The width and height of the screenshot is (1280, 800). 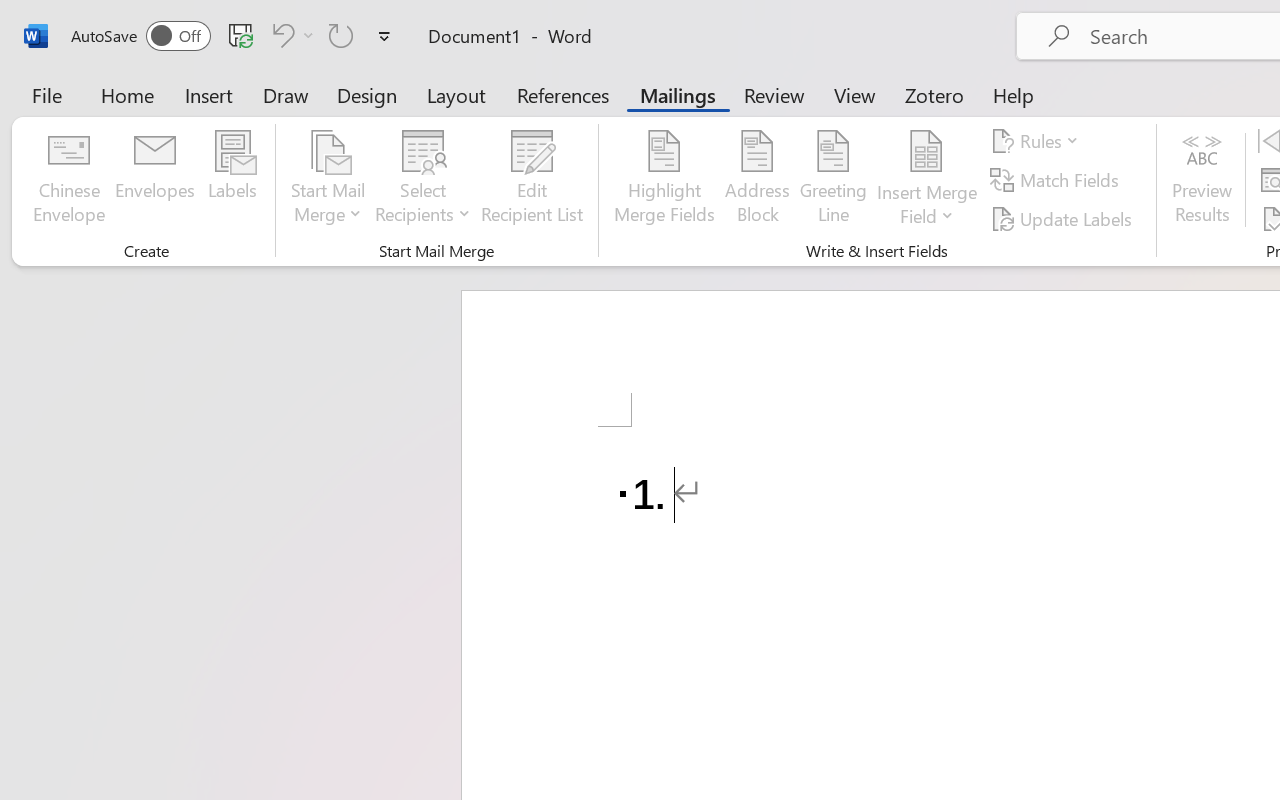 What do you see at coordinates (154, 179) in the screenshot?
I see `'Envelopes...'` at bounding box center [154, 179].